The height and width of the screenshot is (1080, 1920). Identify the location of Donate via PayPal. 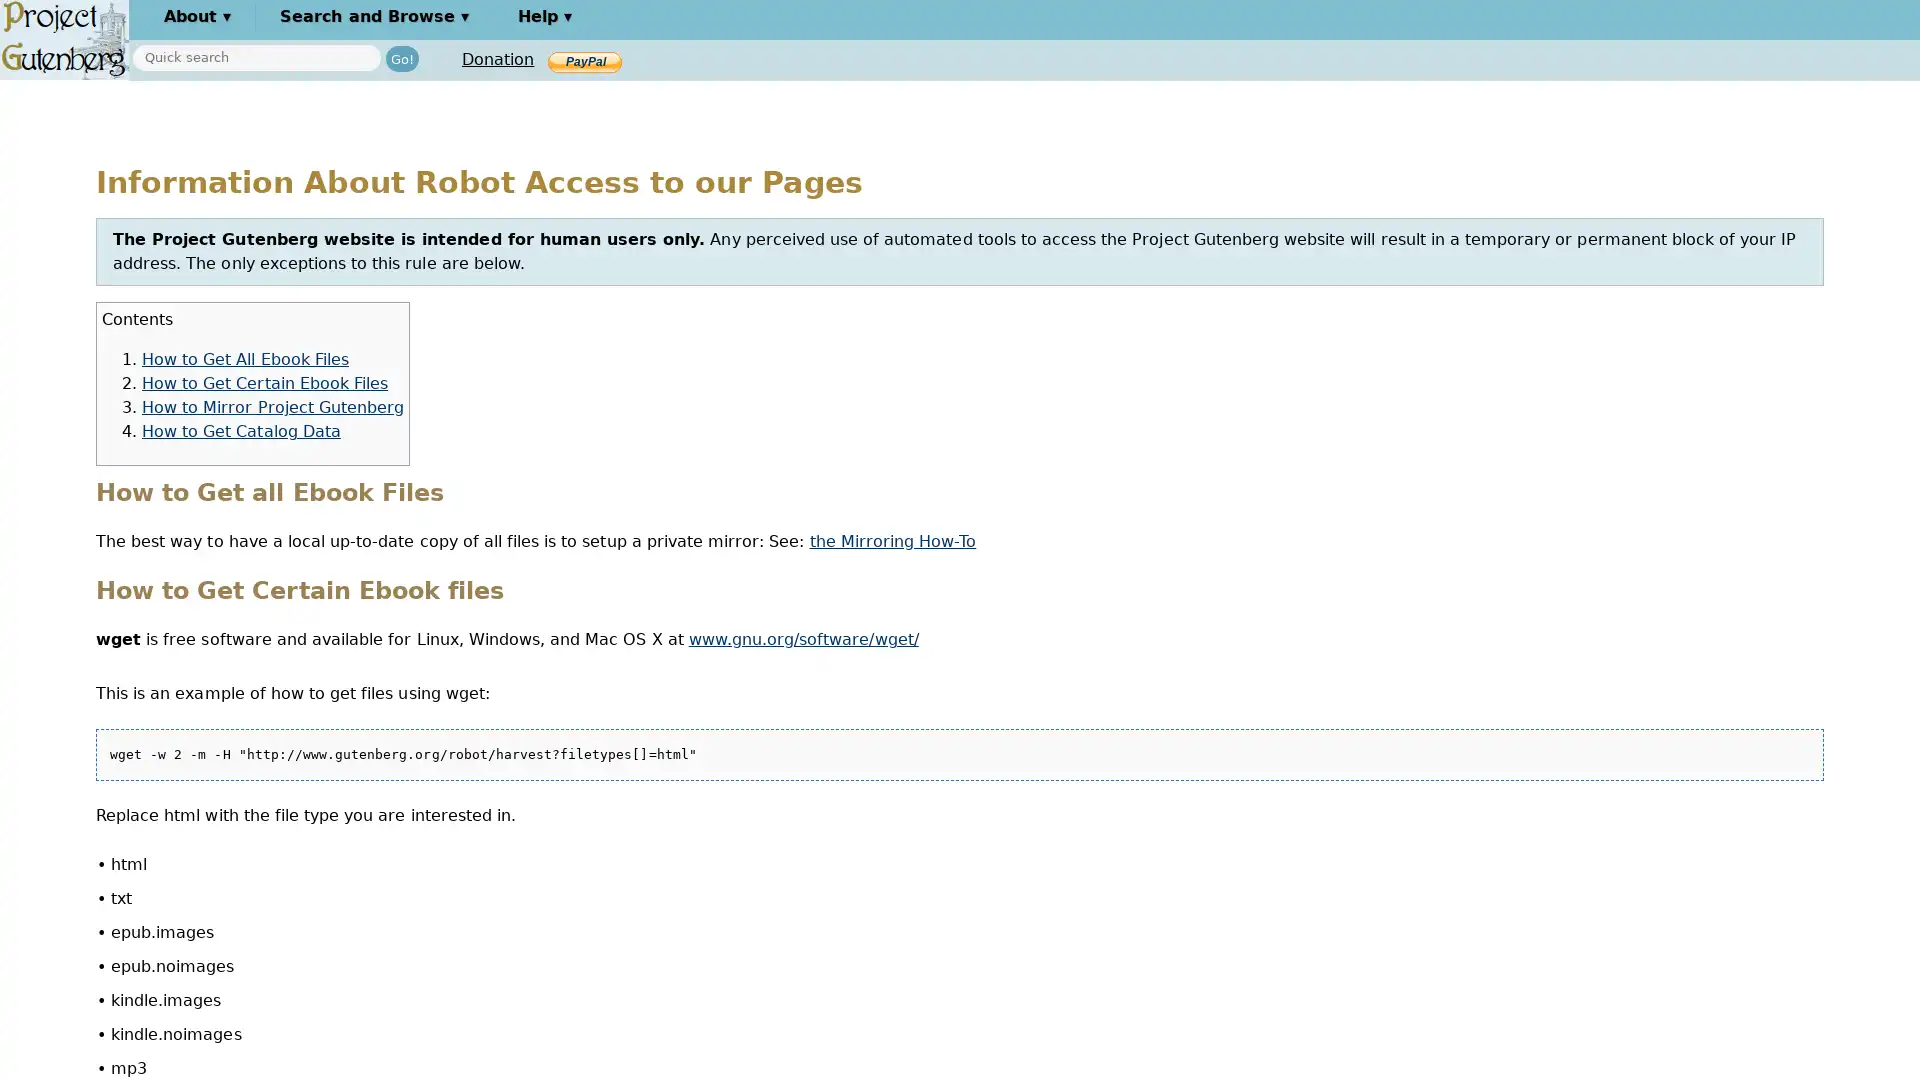
(584, 60).